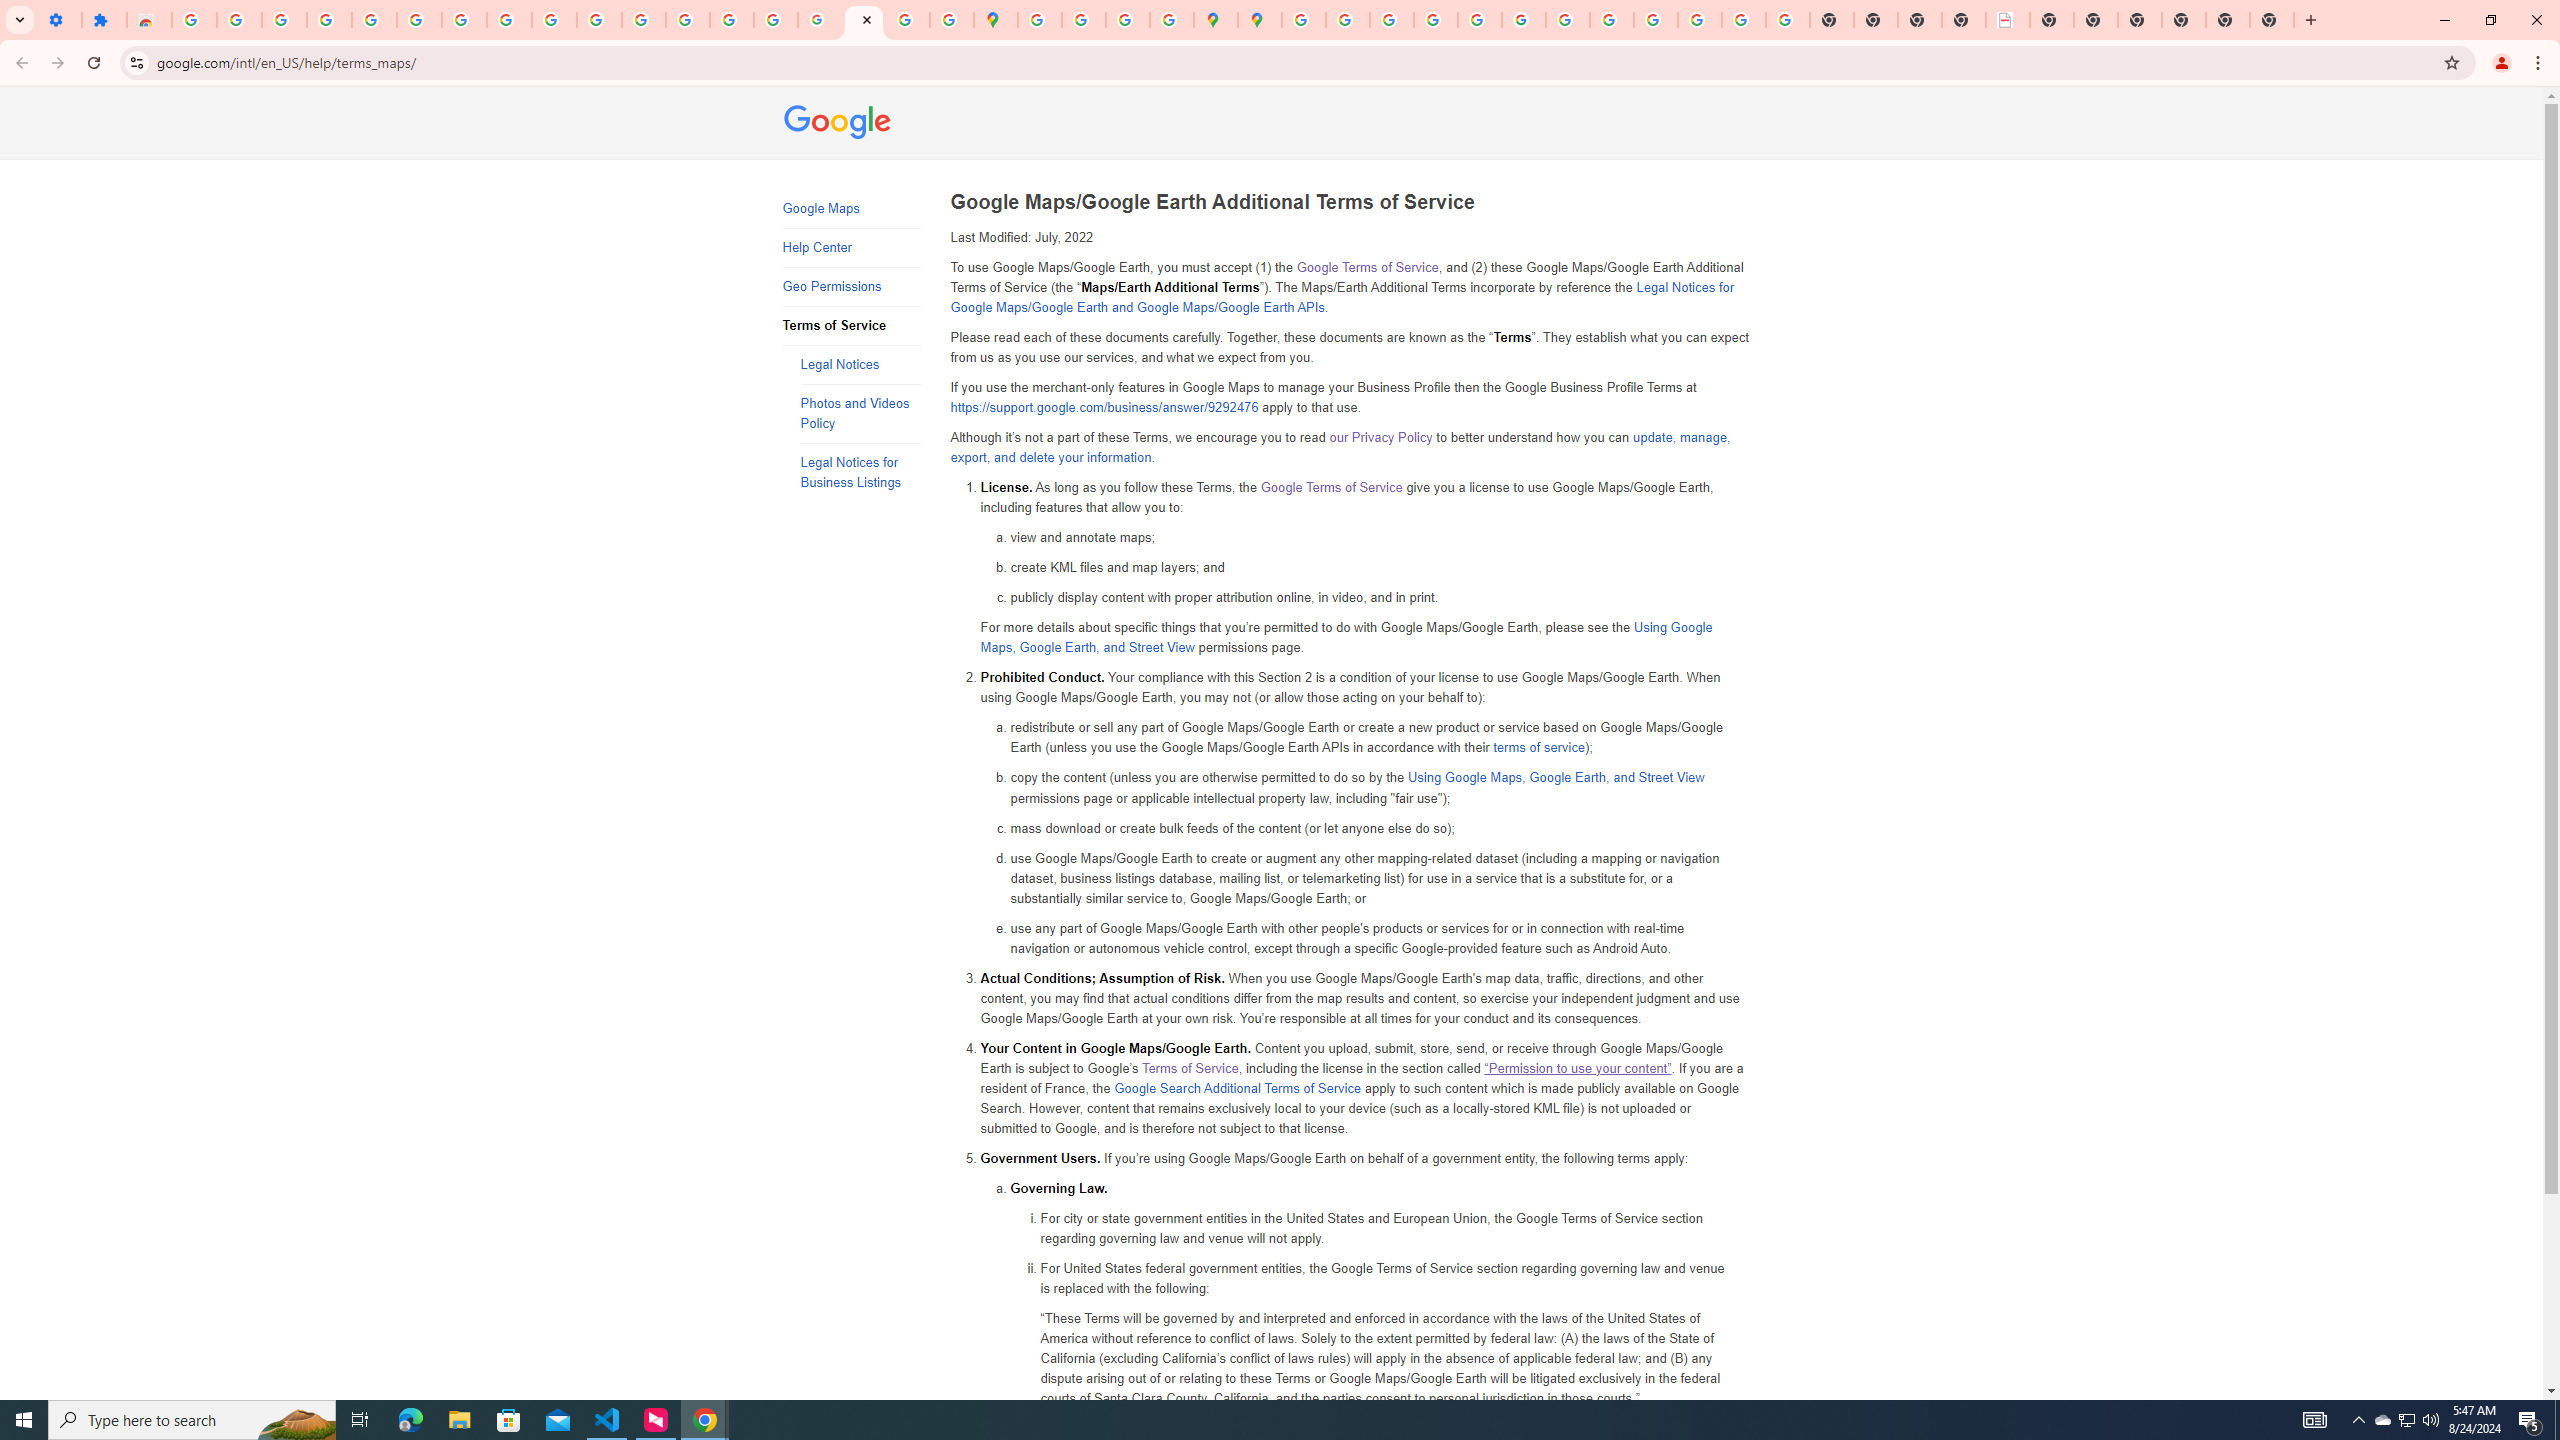  I want to click on 'Legal Notices for Business Listings', so click(860, 472).